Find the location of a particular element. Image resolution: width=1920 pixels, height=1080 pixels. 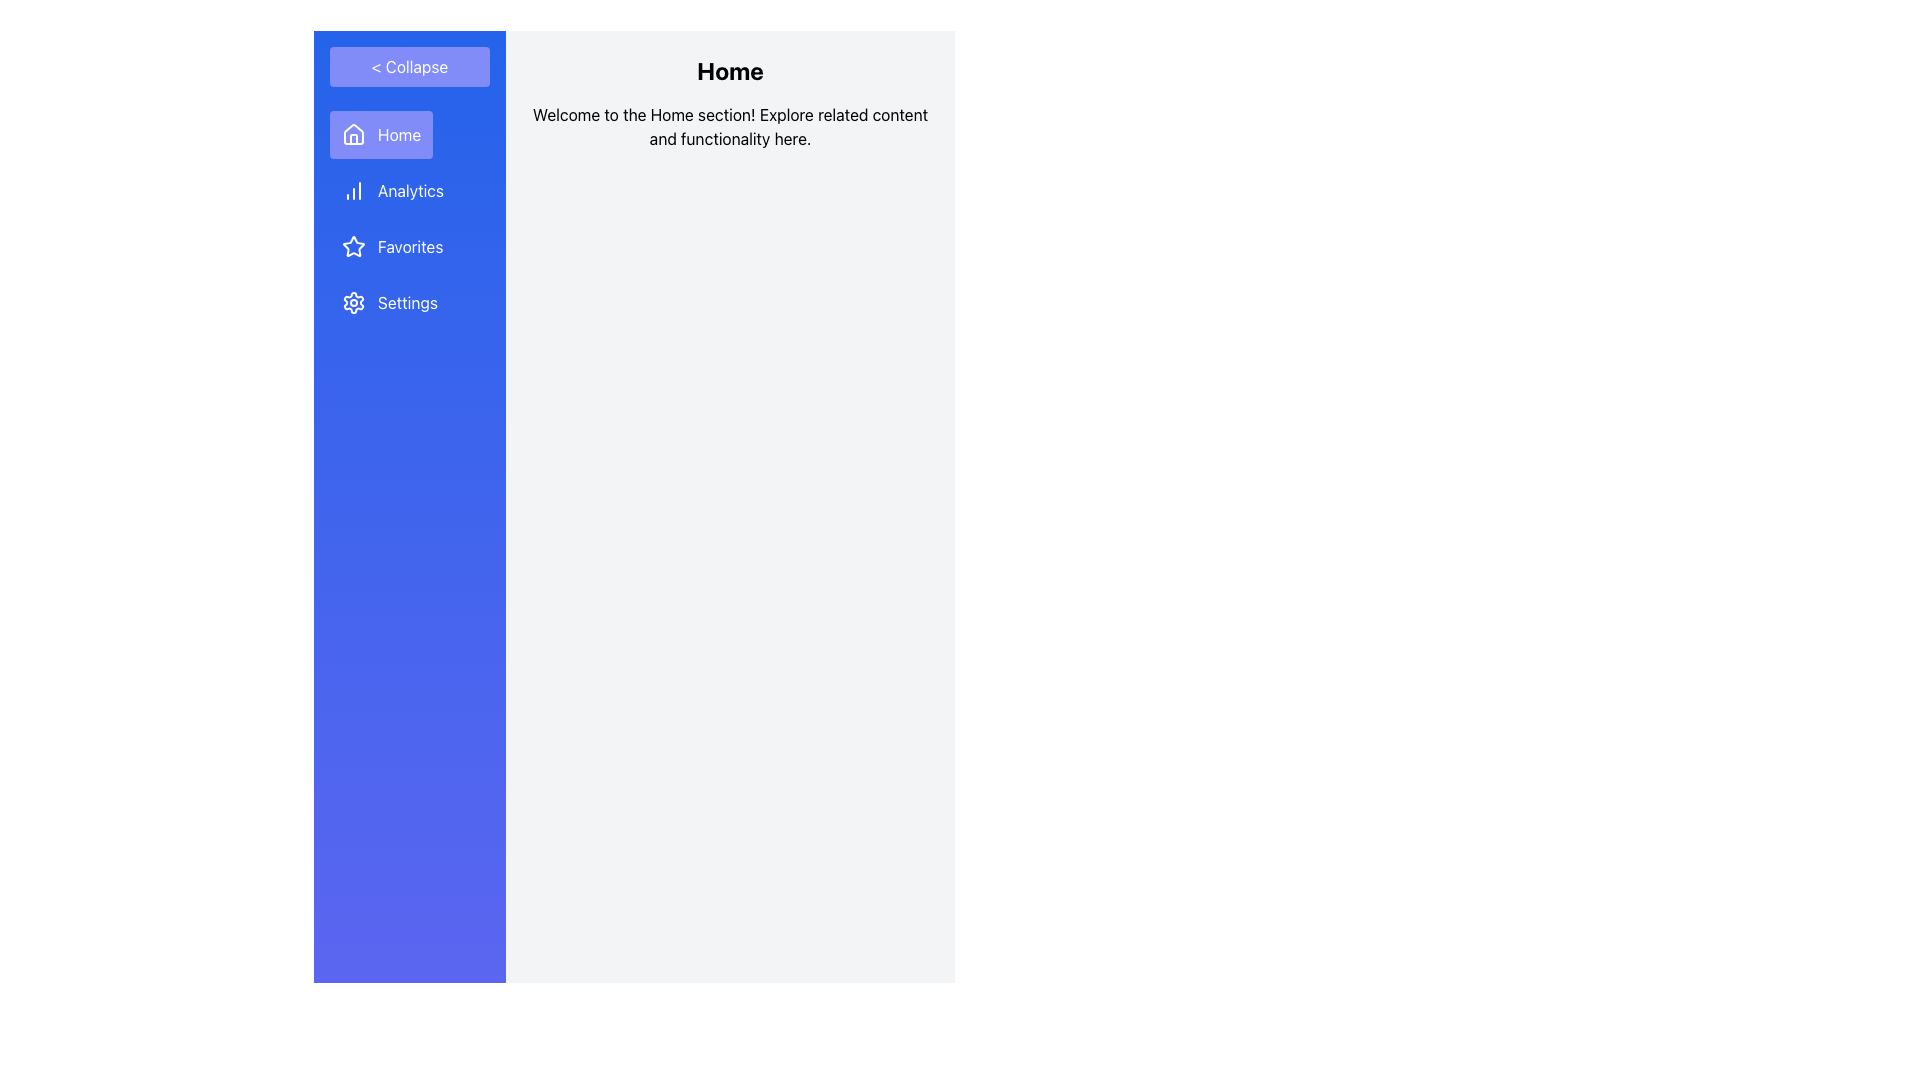

the Home button which contains a small house icon outlined with strokes, located at the top of the vertical navigation sidebar is located at coordinates (354, 135).